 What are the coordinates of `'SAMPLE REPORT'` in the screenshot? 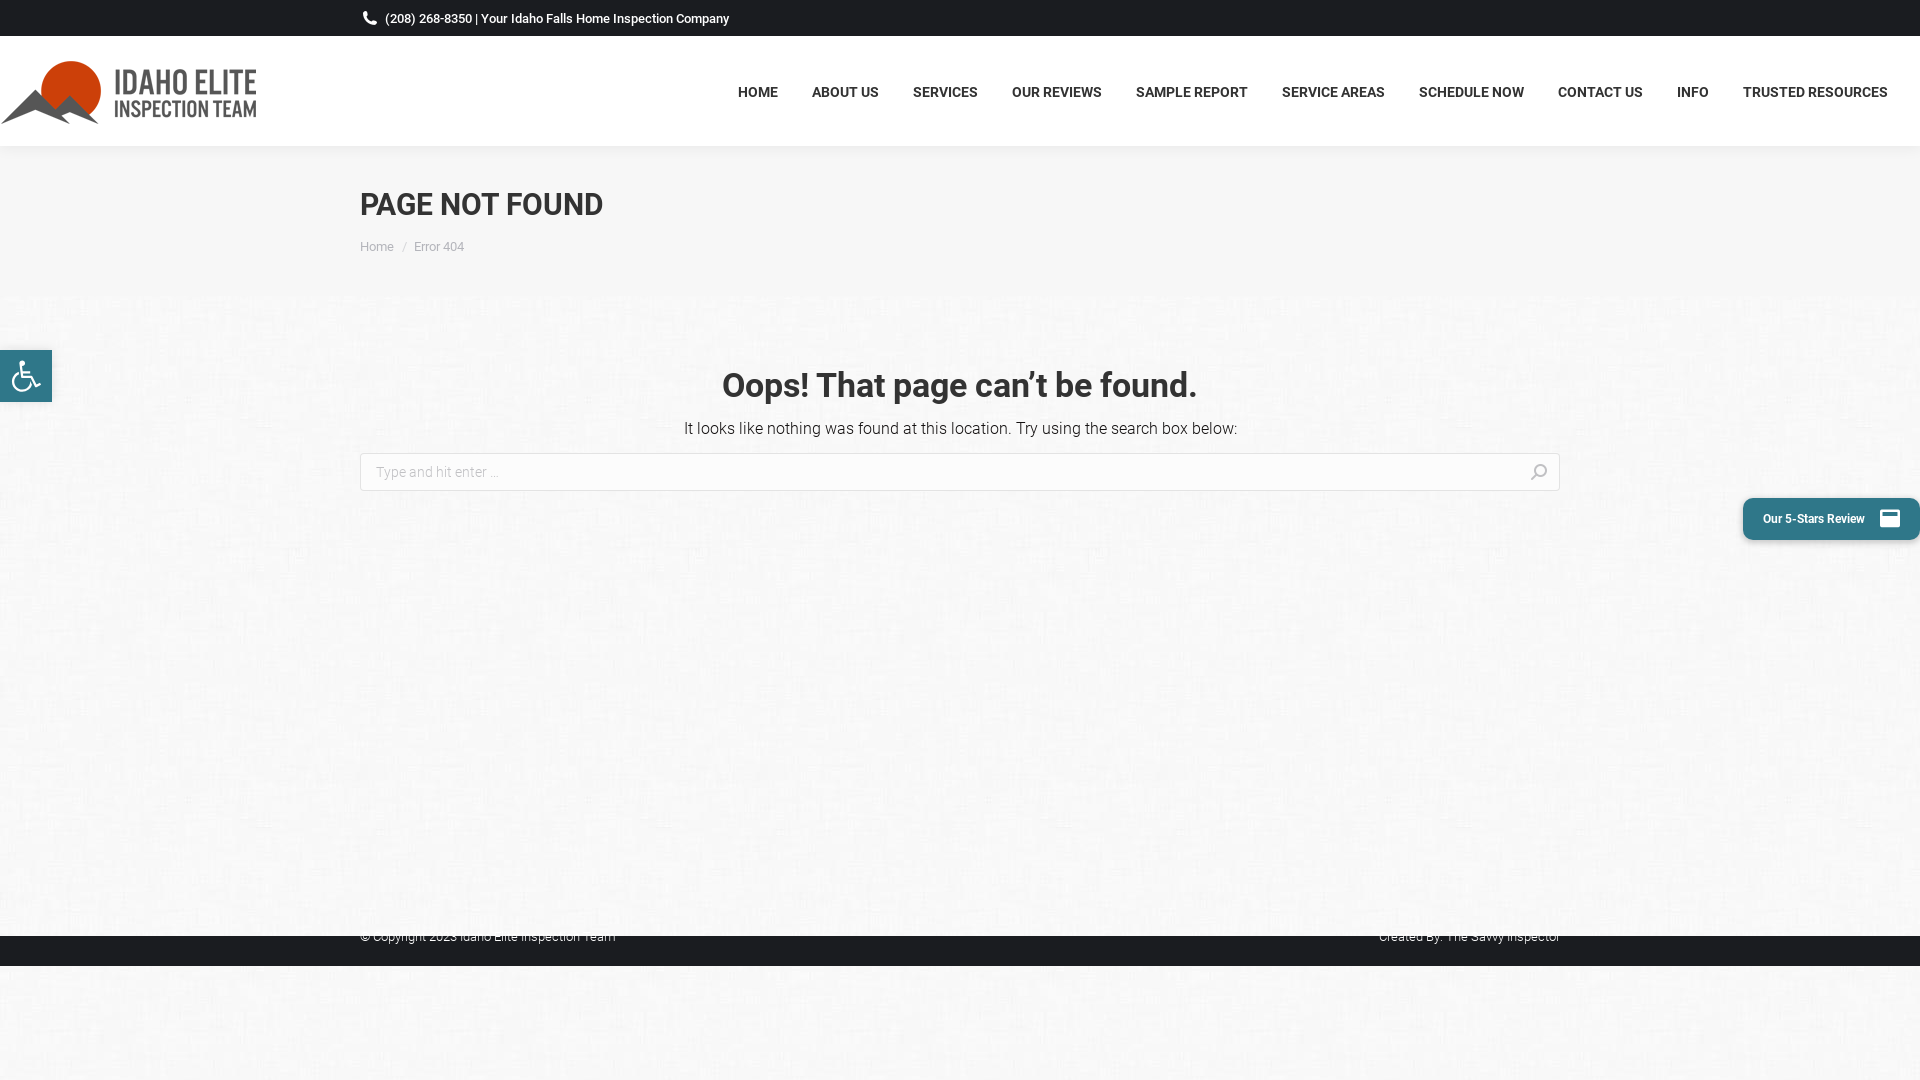 It's located at (1191, 91).